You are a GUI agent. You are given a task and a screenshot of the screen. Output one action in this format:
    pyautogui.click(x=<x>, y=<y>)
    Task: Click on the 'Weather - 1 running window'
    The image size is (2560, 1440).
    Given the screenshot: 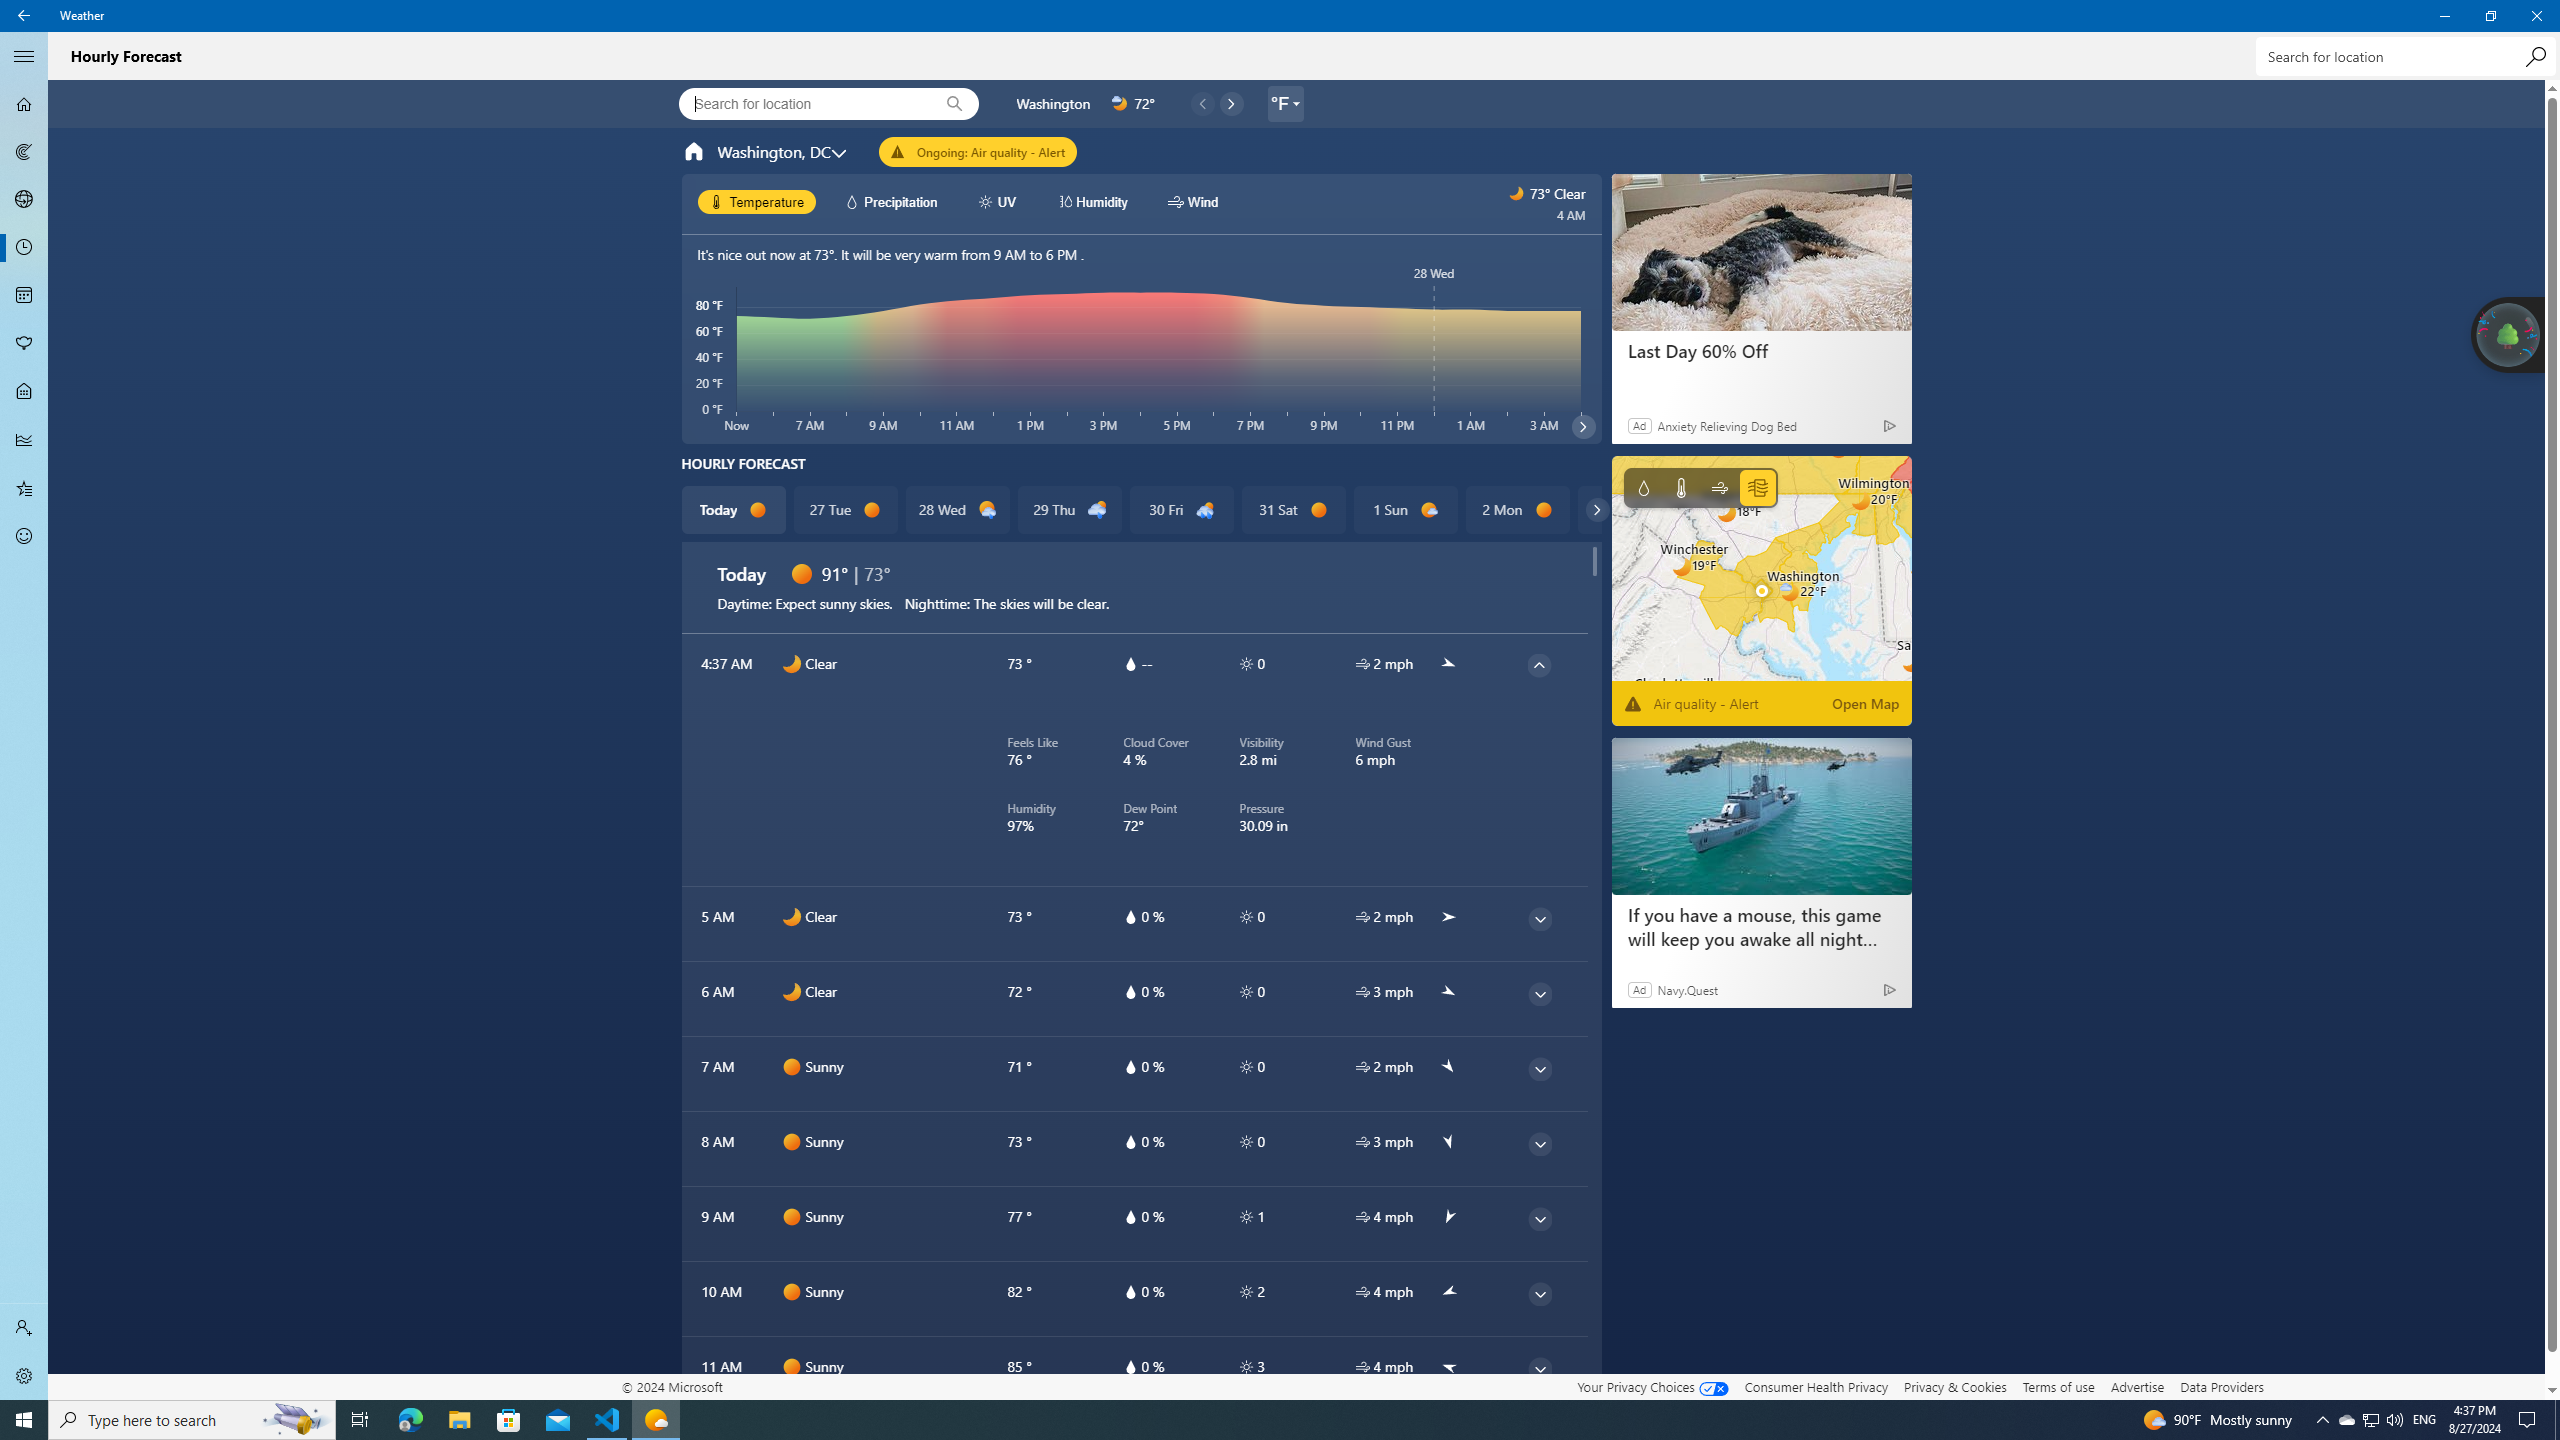 What is the action you would take?
    pyautogui.click(x=656, y=1418)
    